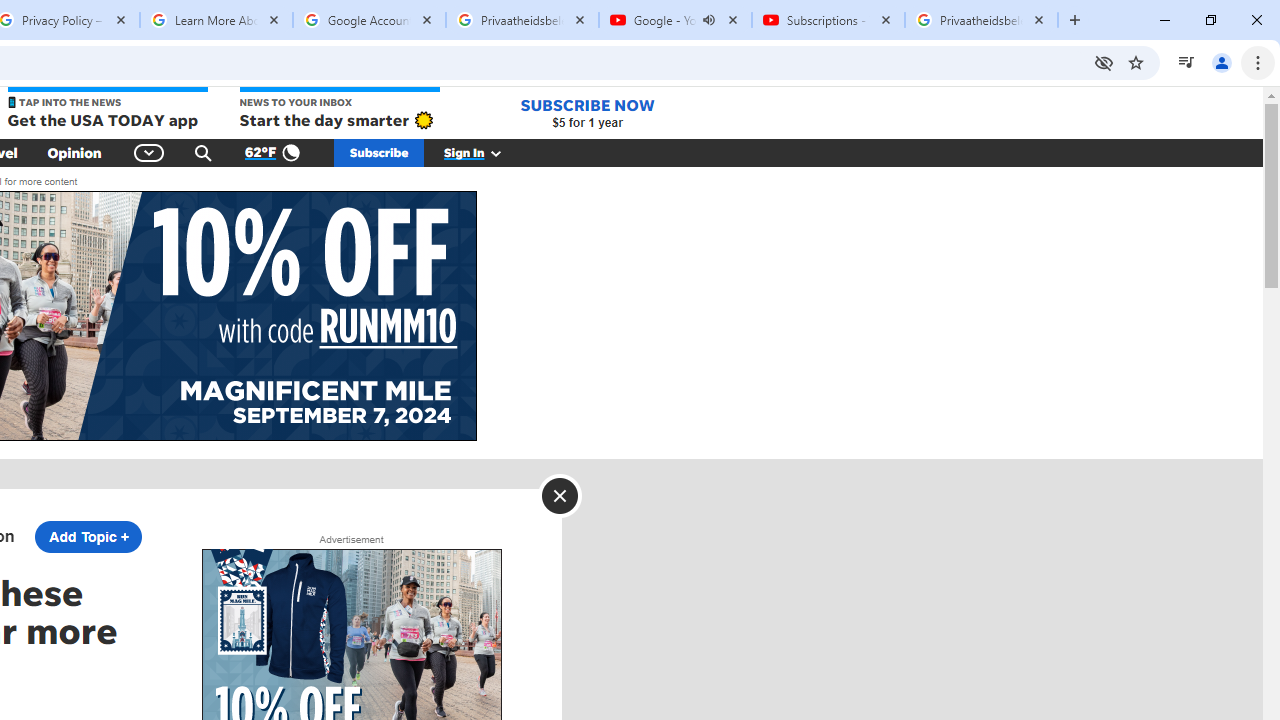 Image resolution: width=1280 pixels, height=720 pixels. What do you see at coordinates (203, 152) in the screenshot?
I see `'Search'` at bounding box center [203, 152].